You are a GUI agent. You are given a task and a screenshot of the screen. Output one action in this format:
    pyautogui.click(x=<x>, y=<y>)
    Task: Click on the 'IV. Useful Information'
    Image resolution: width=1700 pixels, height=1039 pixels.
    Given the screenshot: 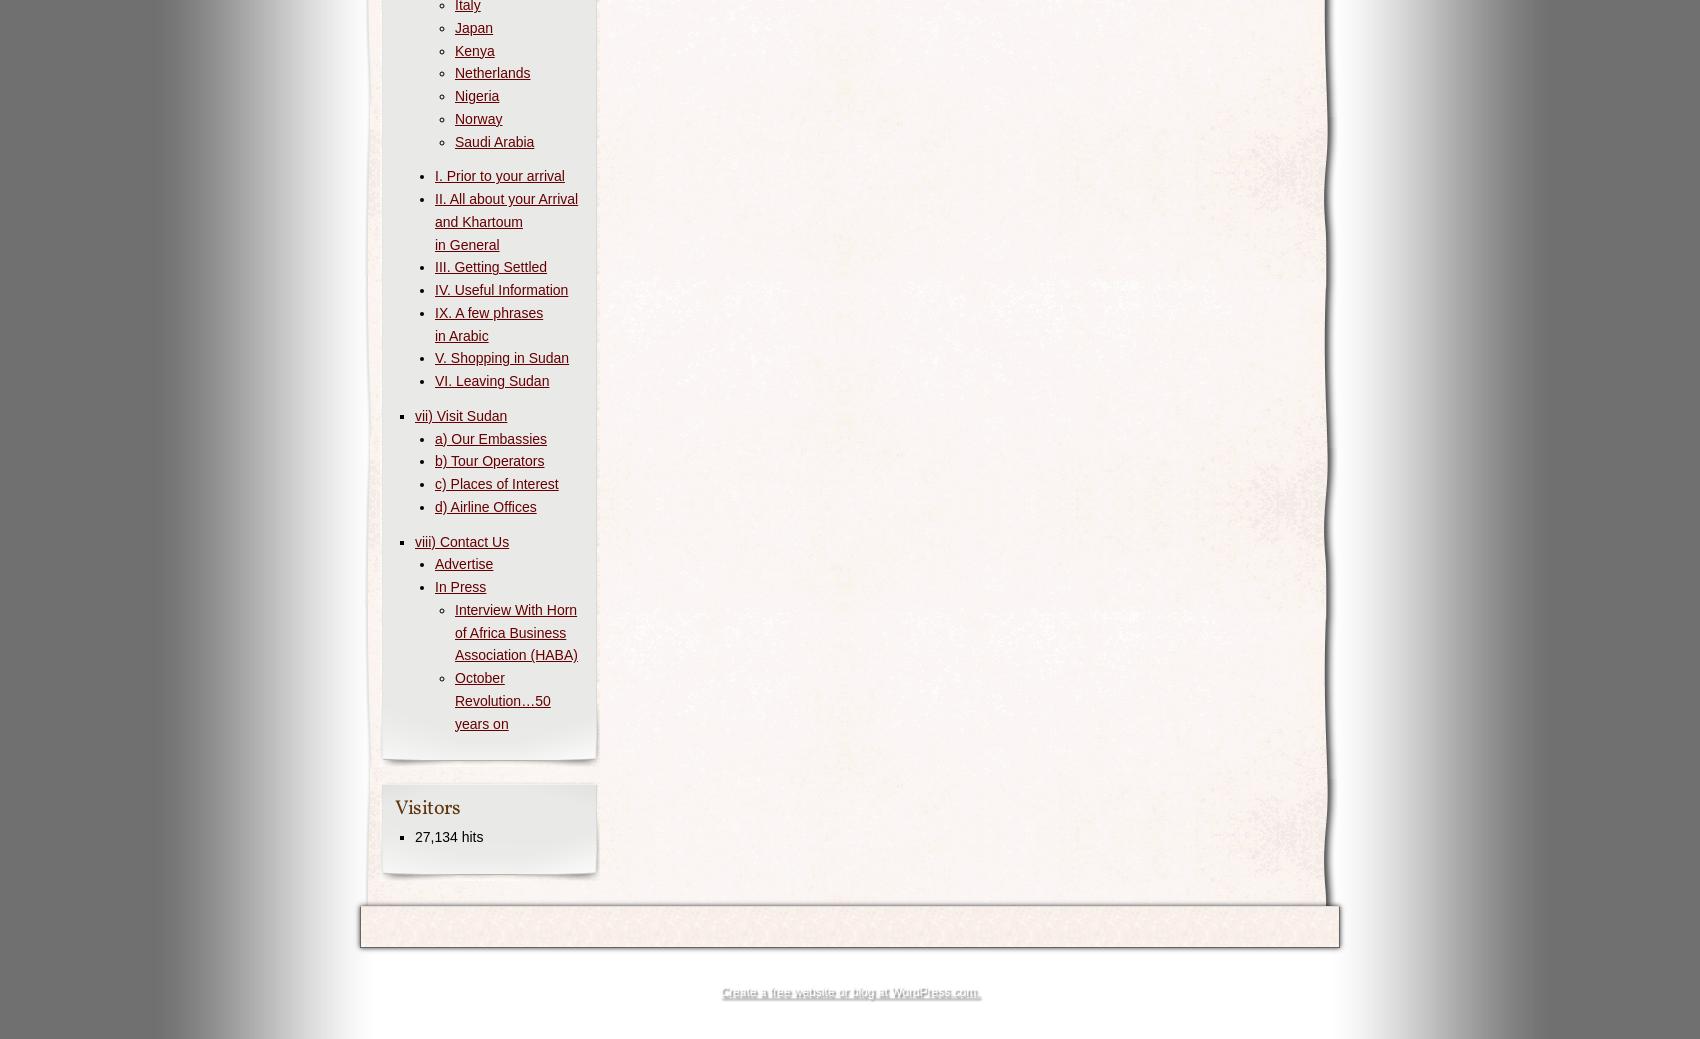 What is the action you would take?
    pyautogui.click(x=501, y=289)
    